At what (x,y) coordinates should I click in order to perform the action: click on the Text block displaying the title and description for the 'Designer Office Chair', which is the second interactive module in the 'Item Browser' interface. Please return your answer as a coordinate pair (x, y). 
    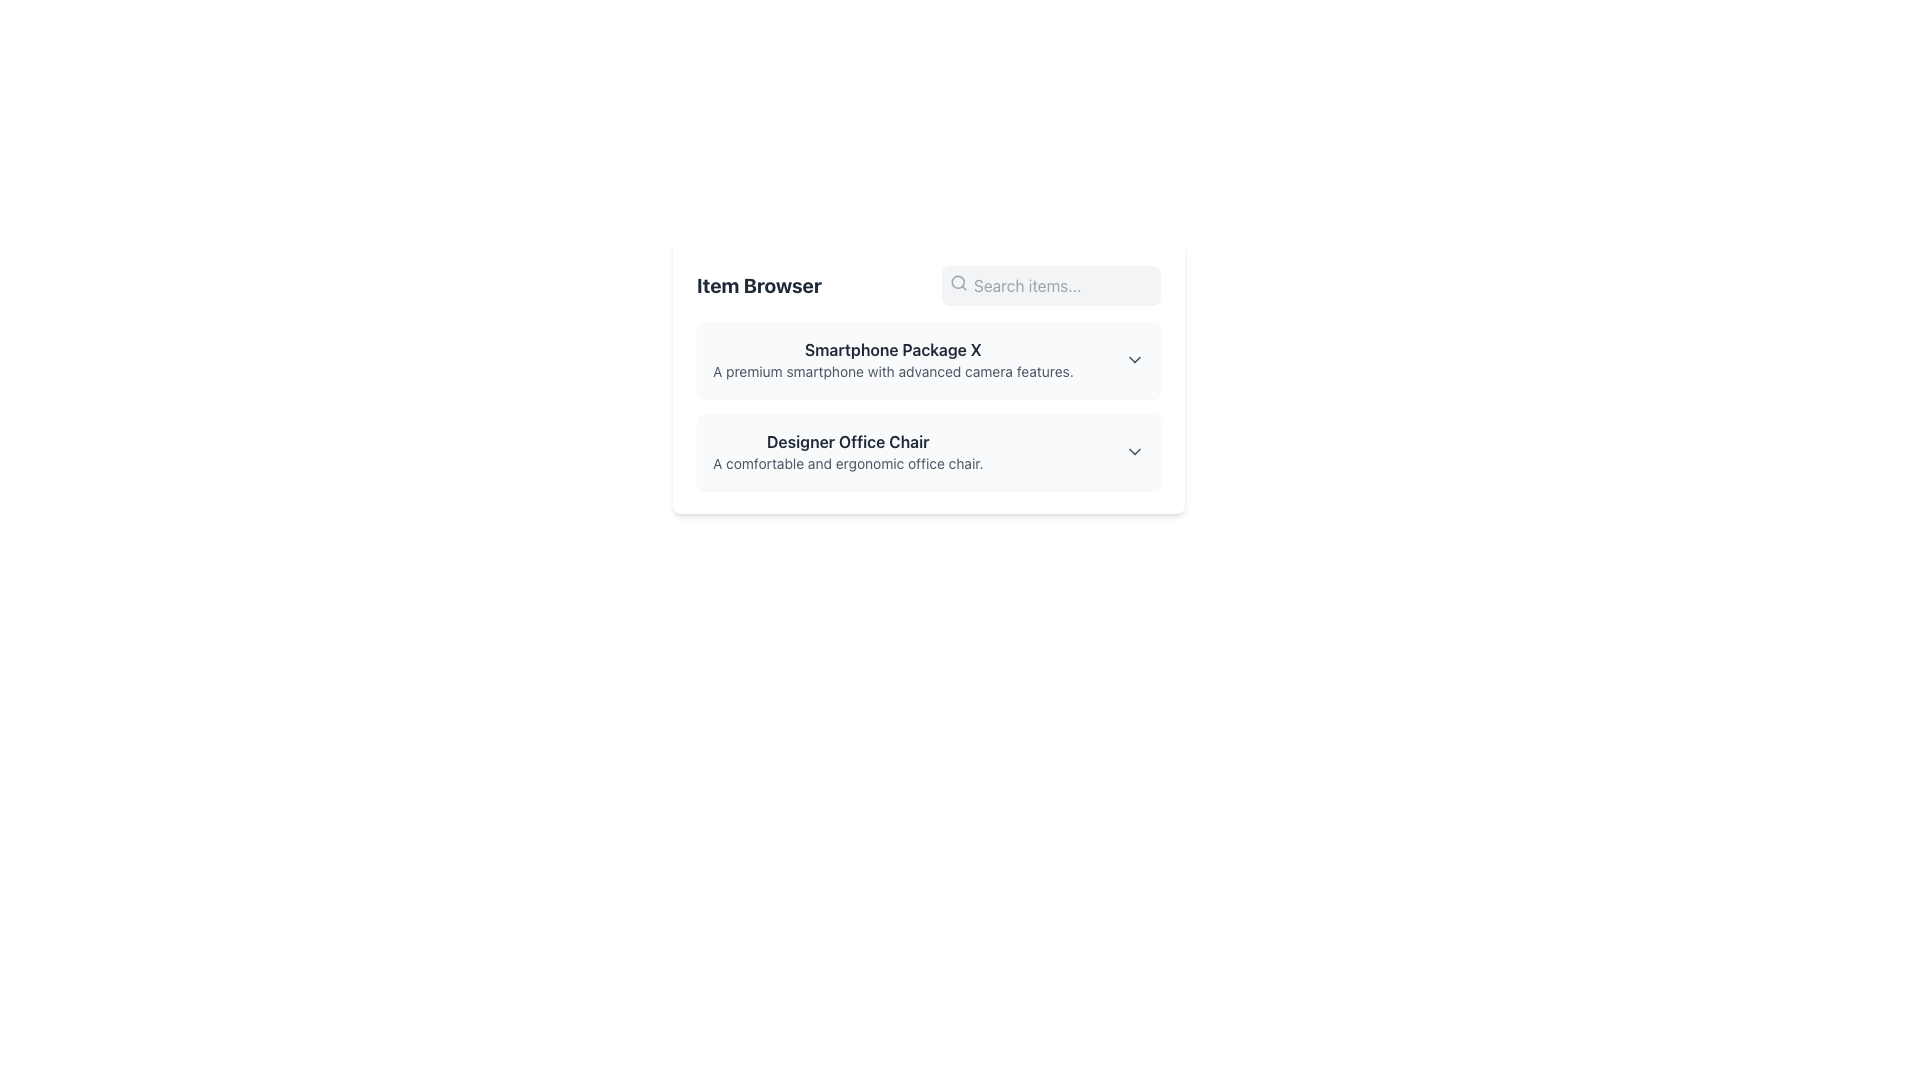
    Looking at the image, I should click on (928, 451).